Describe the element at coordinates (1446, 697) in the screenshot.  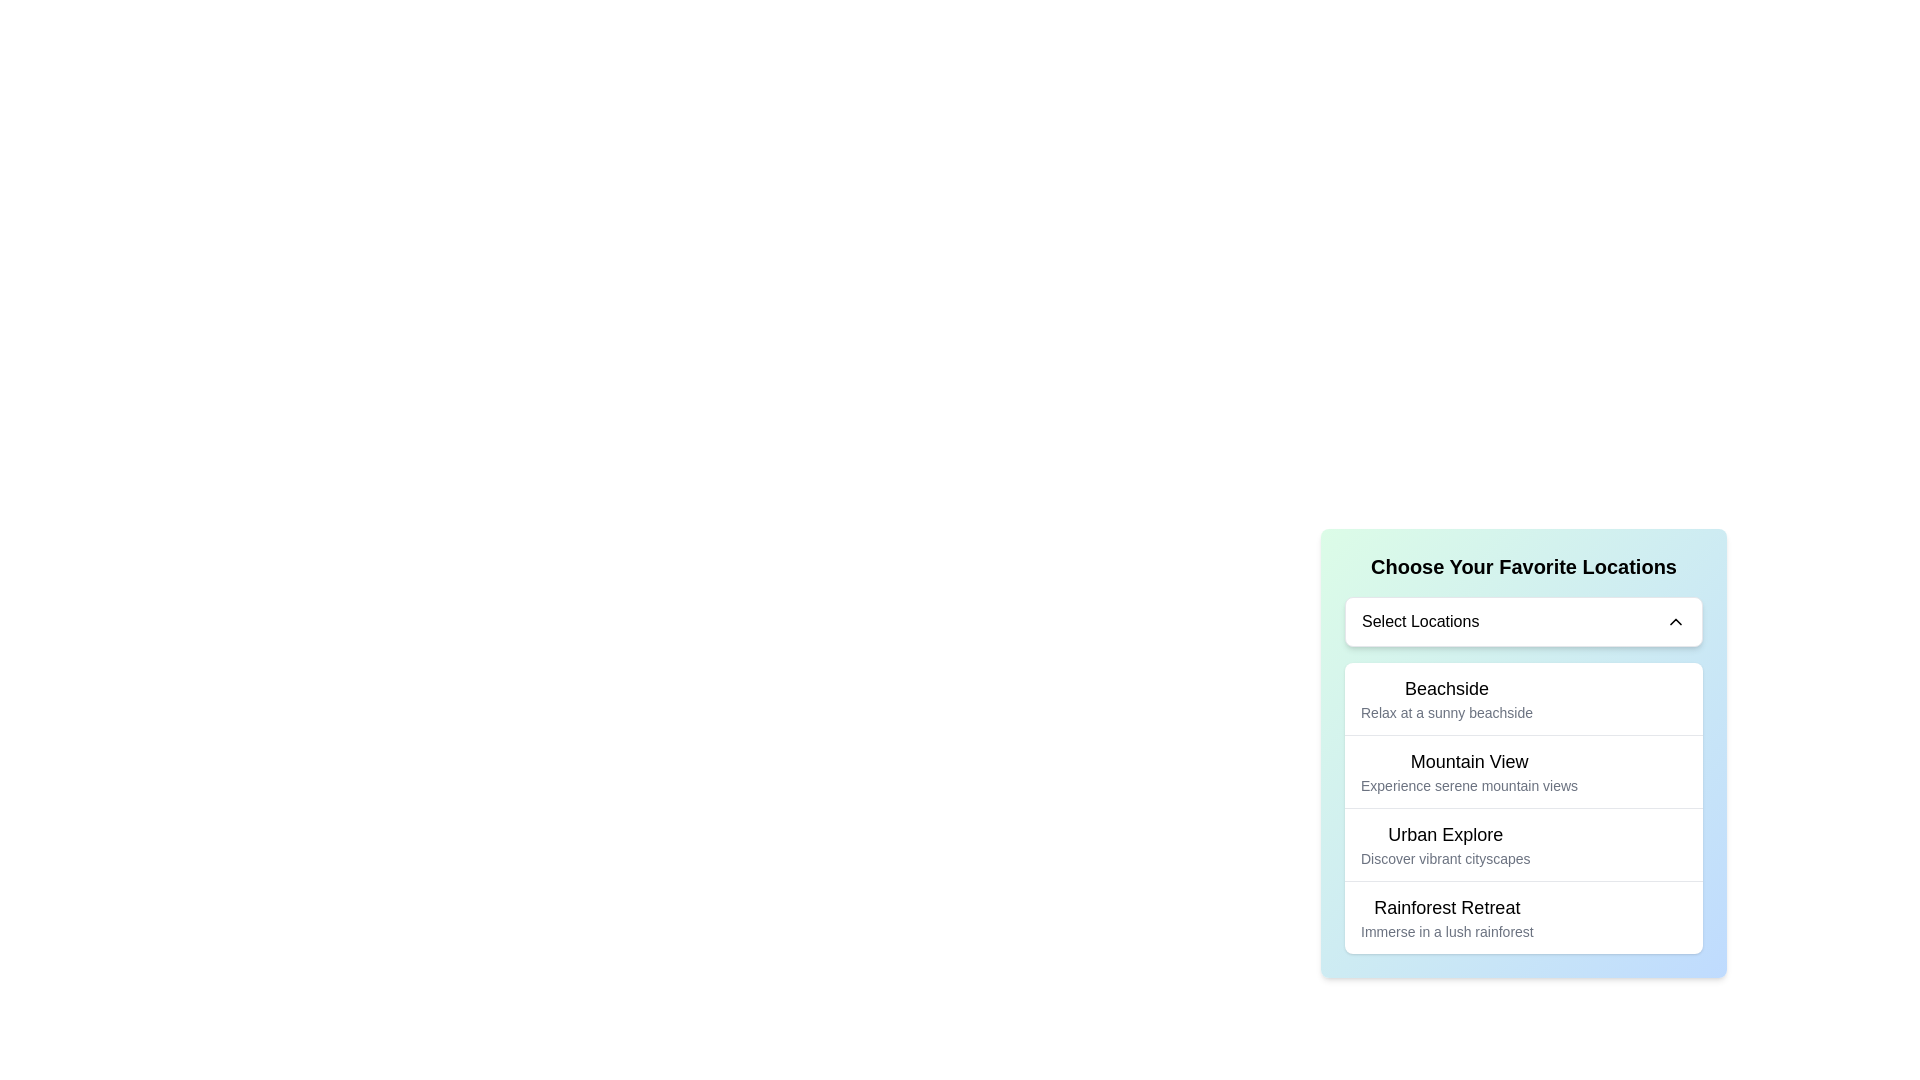
I see `the first entry in the list under 'Choose Your Favorite Locations'` at that location.